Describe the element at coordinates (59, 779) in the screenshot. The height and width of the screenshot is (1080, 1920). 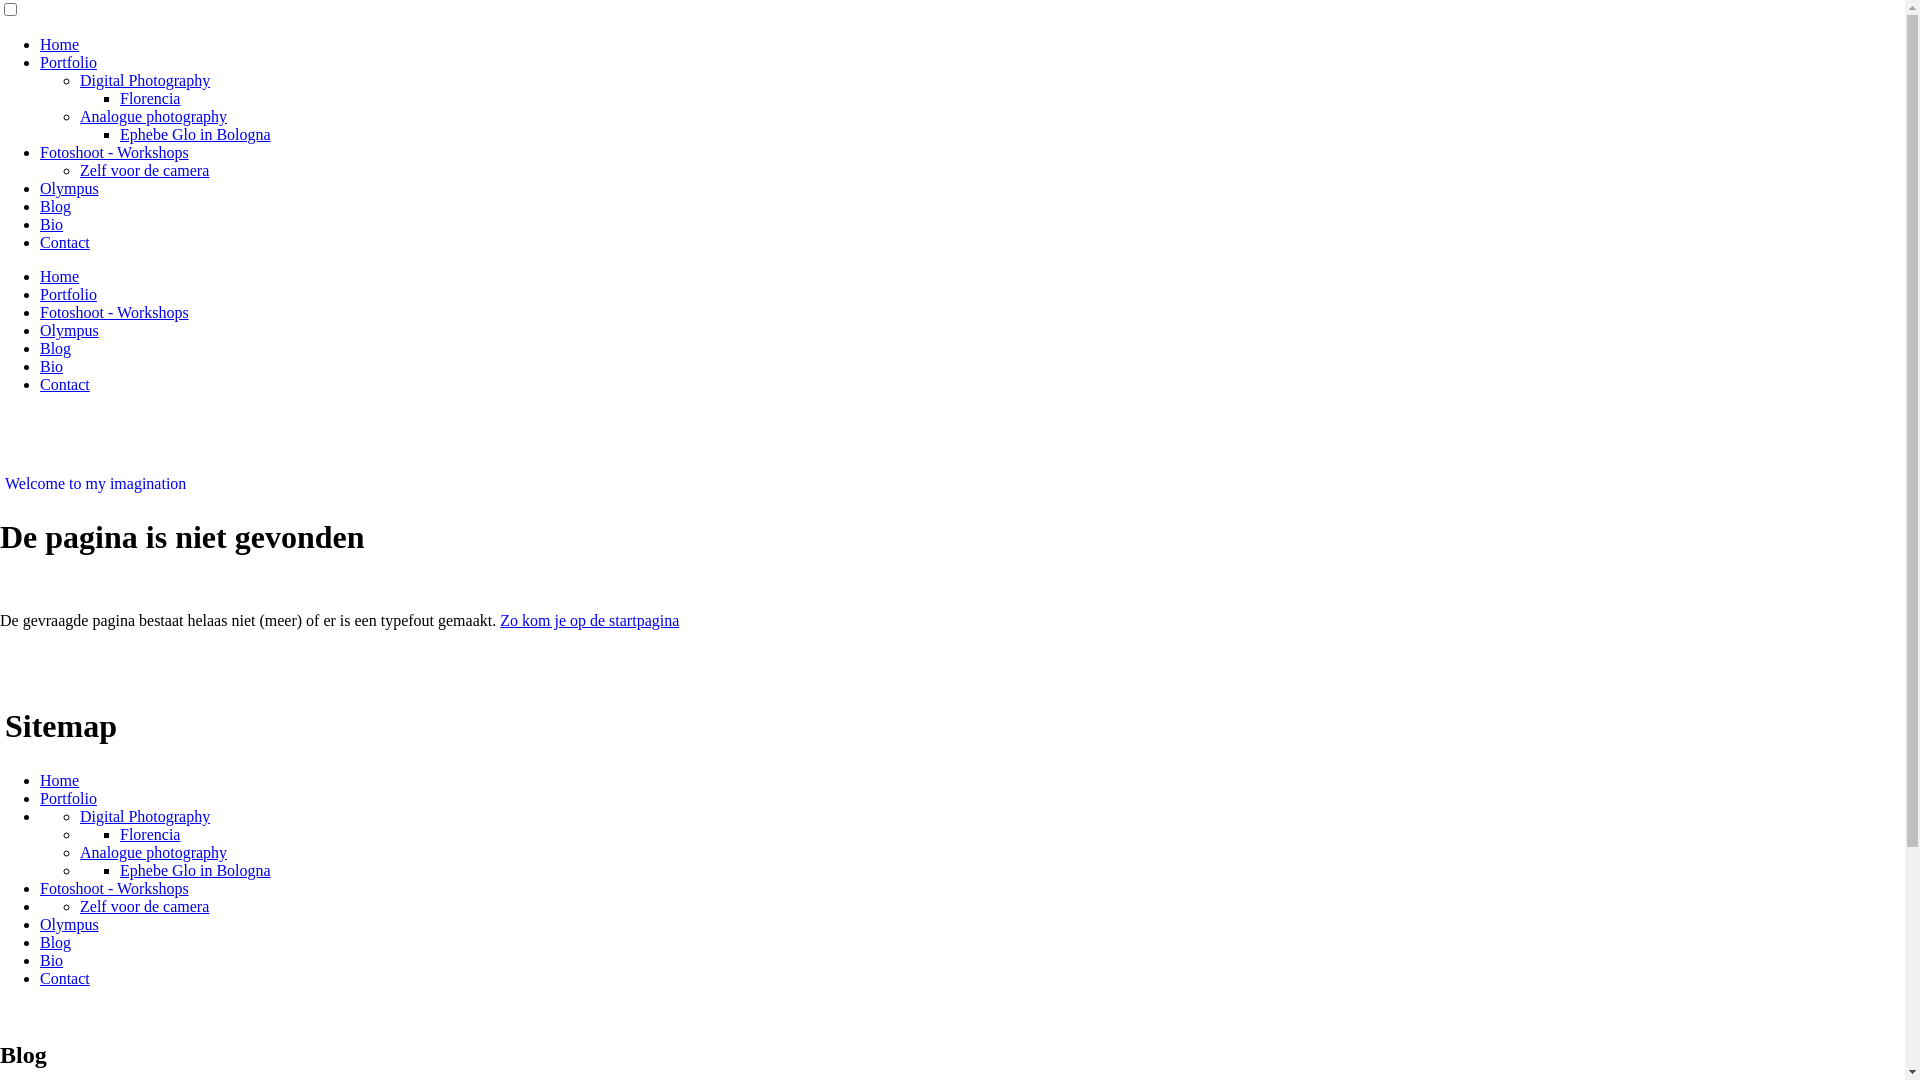
I see `'Home'` at that location.